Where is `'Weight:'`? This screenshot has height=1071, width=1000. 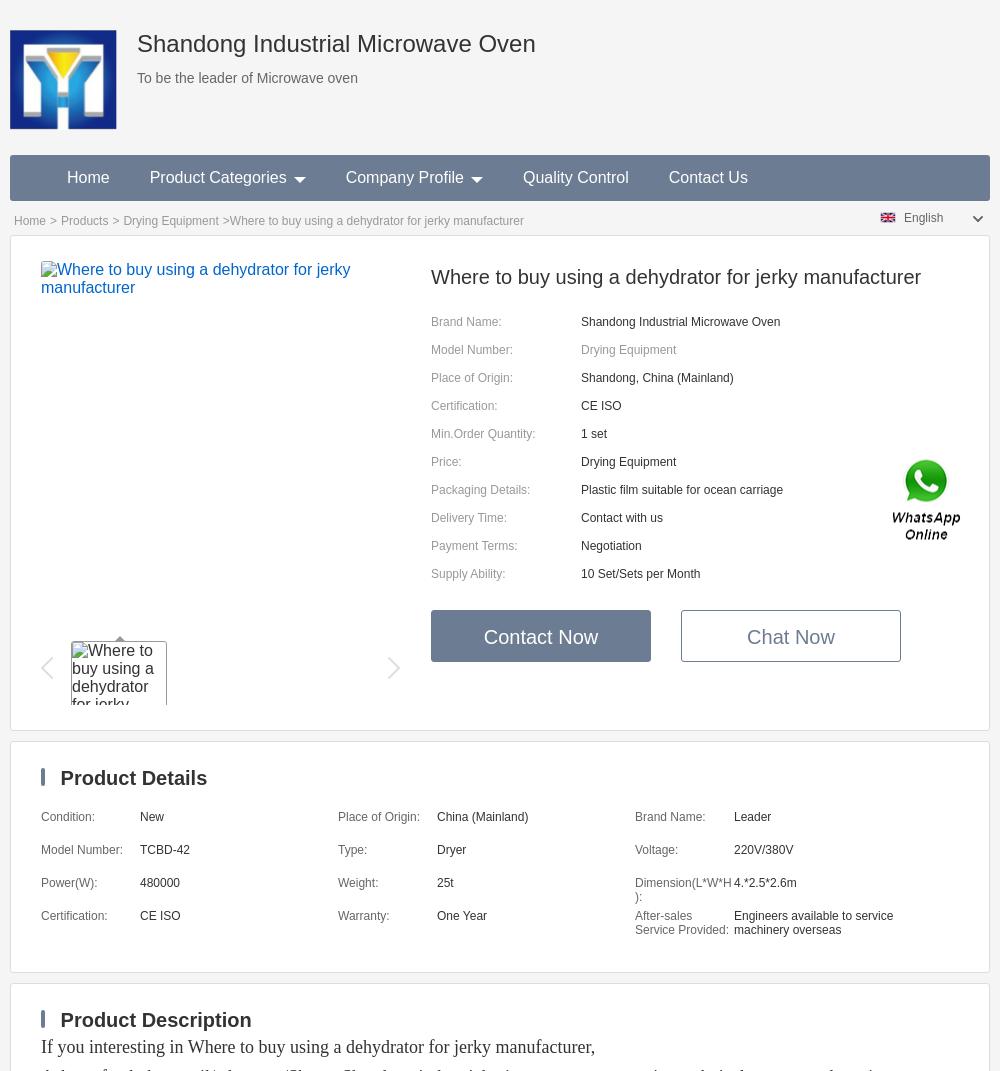
'Weight:' is located at coordinates (357, 883).